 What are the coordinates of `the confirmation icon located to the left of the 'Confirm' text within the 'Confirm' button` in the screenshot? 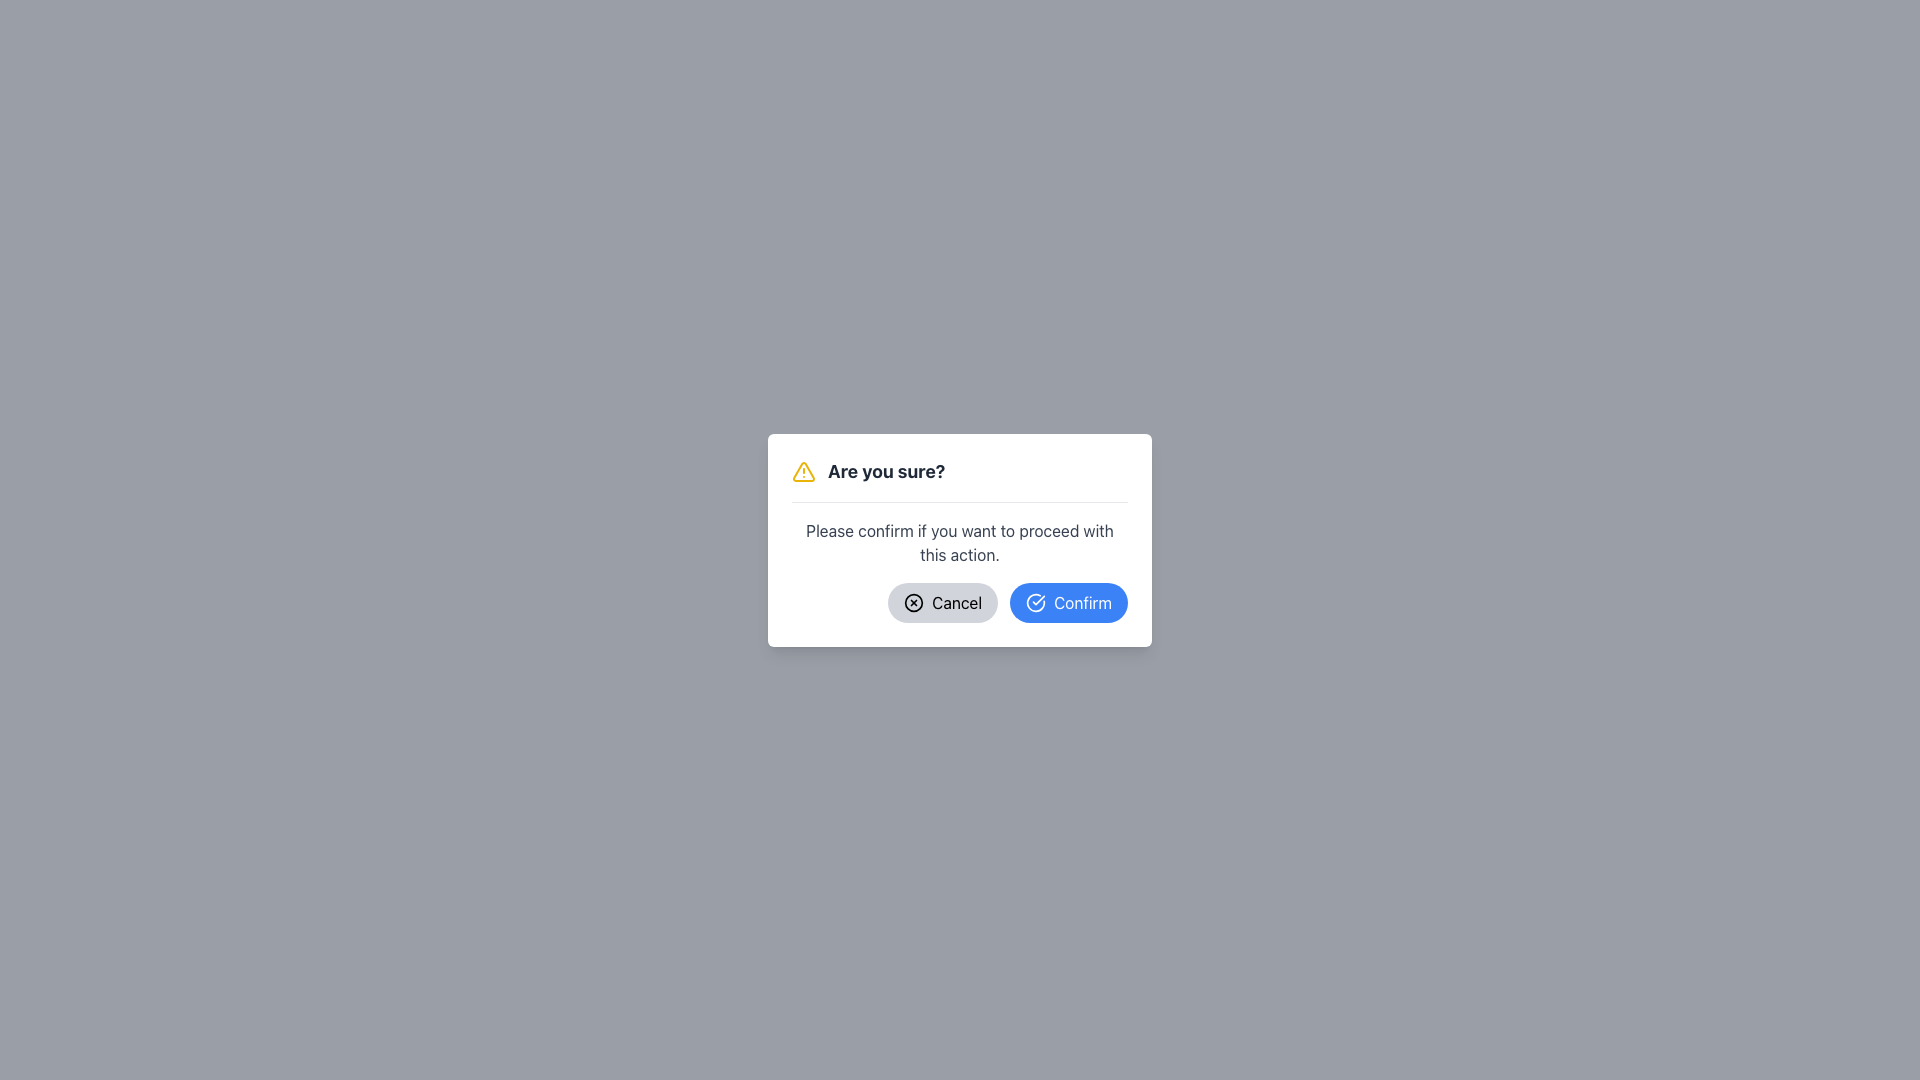 It's located at (1036, 601).